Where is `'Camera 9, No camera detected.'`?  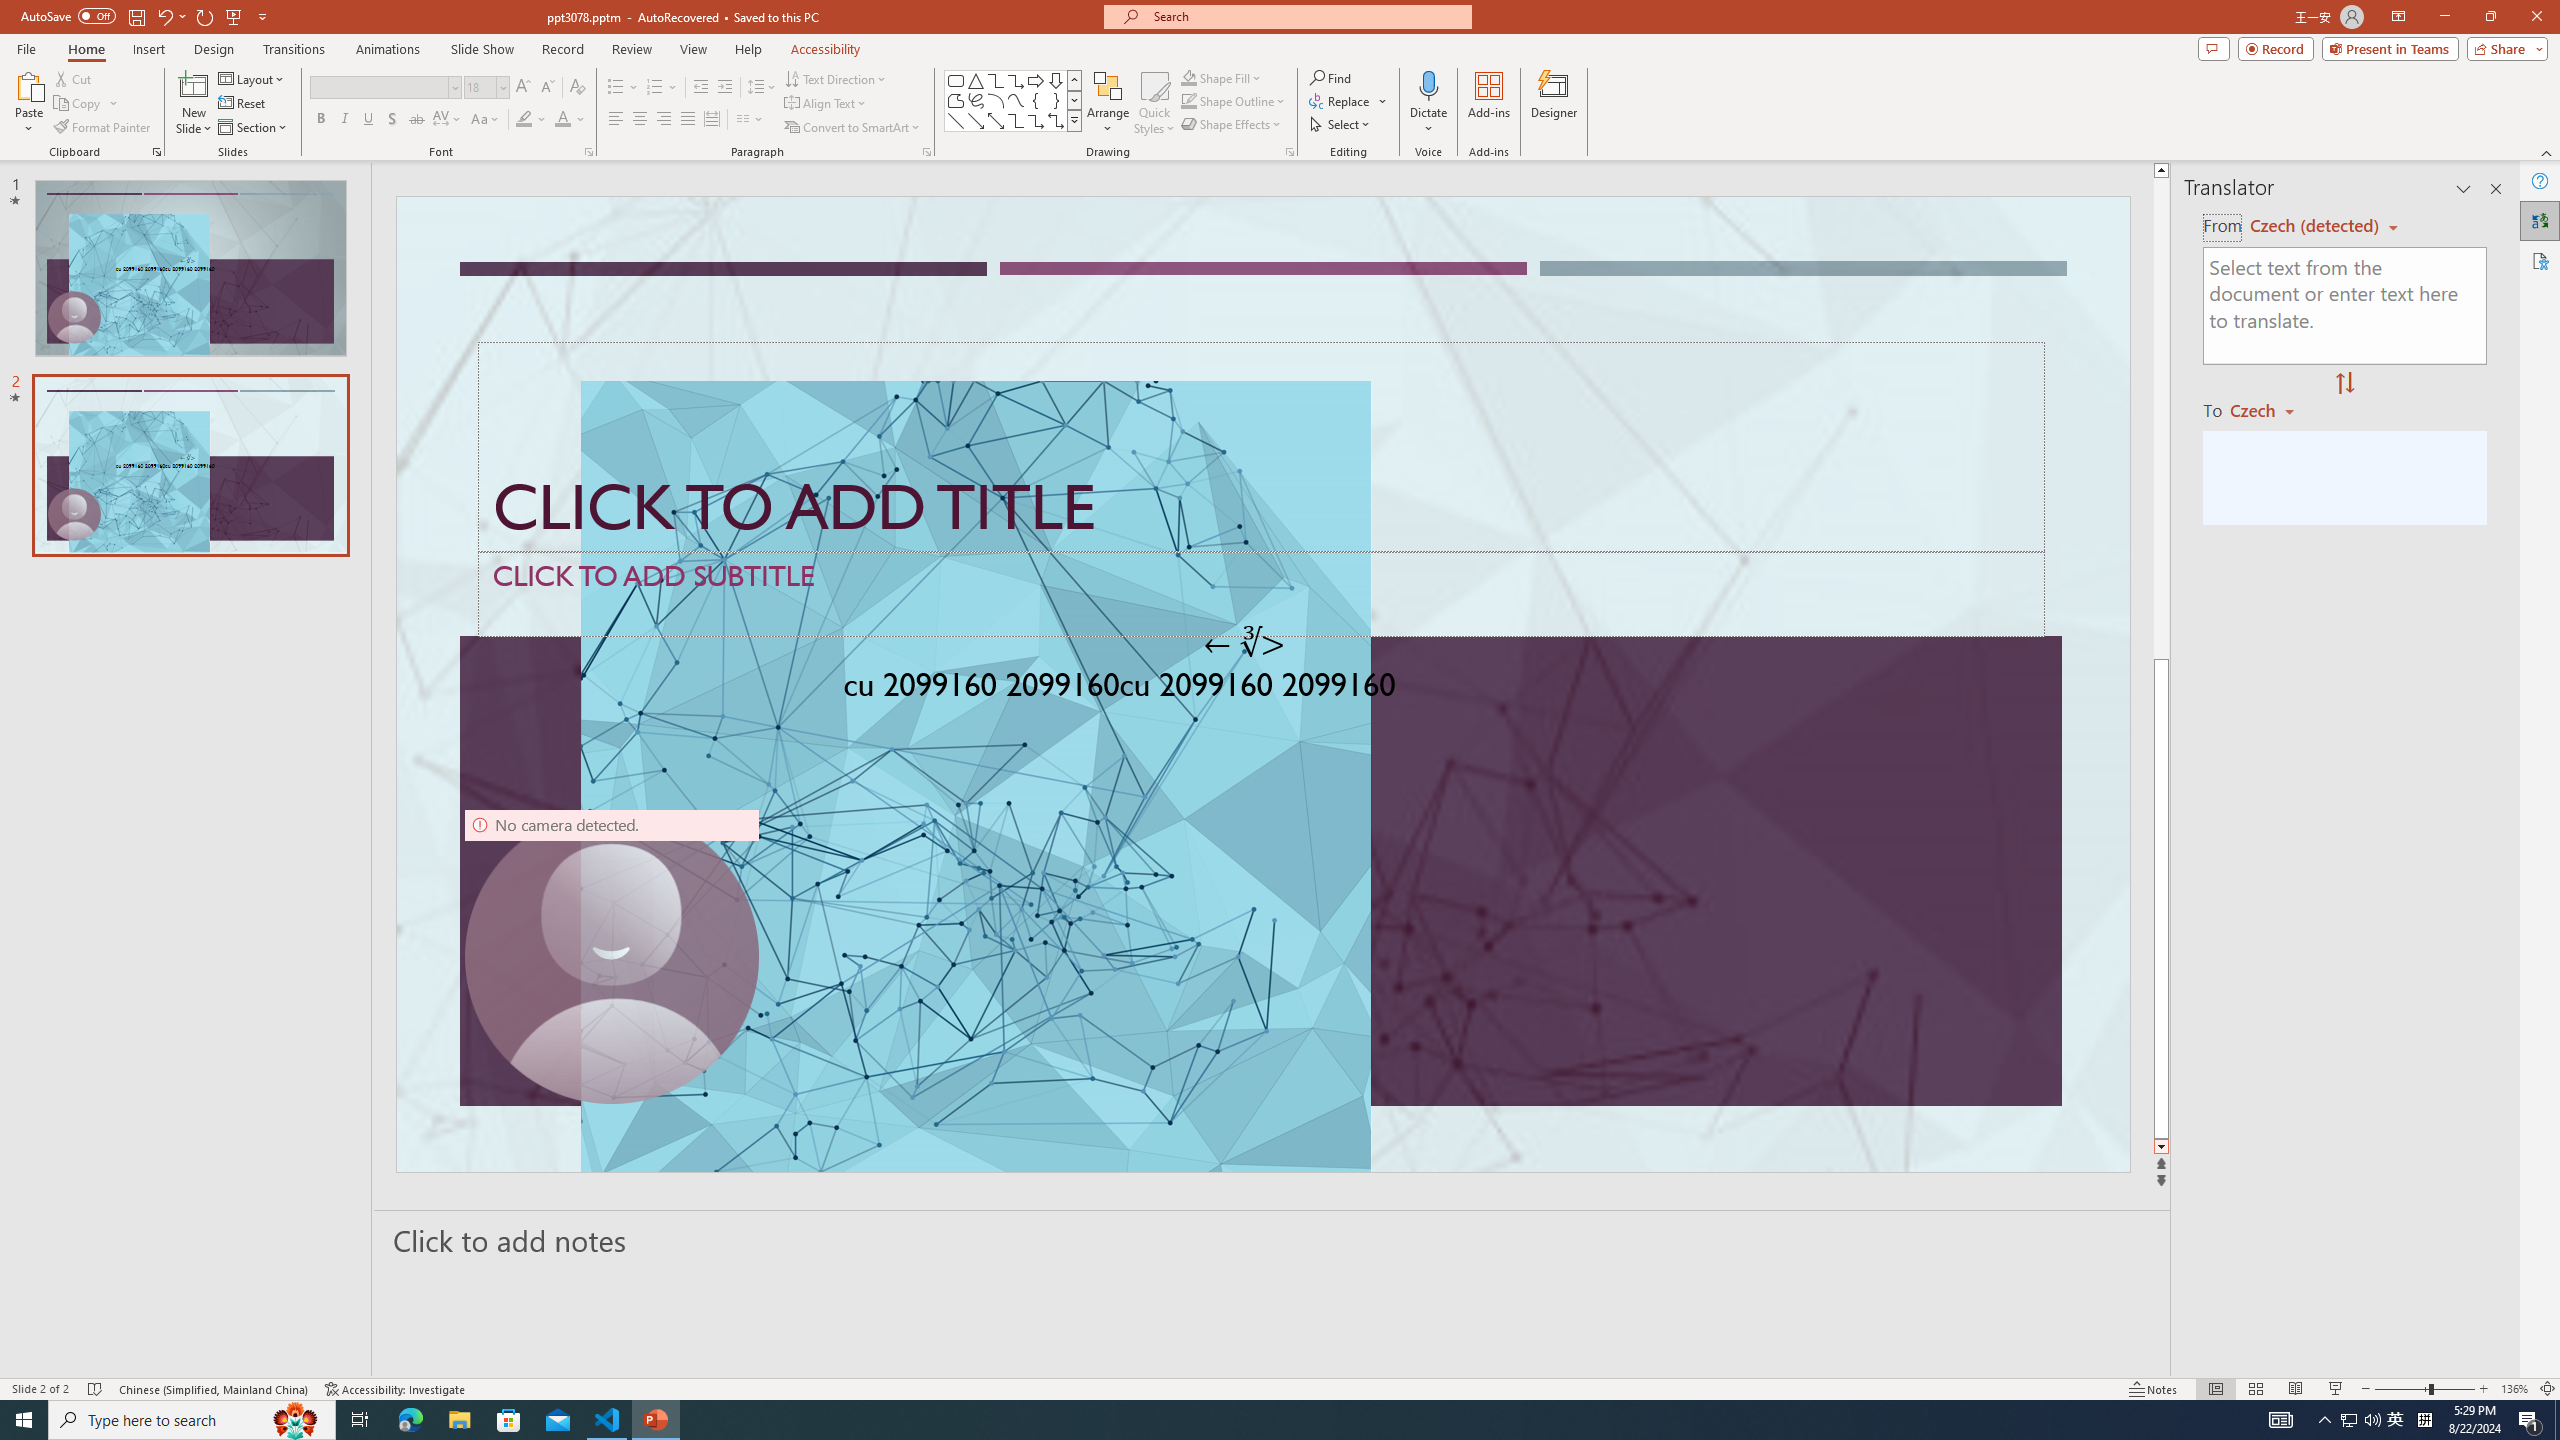 'Camera 9, No camera detected.' is located at coordinates (611, 955).